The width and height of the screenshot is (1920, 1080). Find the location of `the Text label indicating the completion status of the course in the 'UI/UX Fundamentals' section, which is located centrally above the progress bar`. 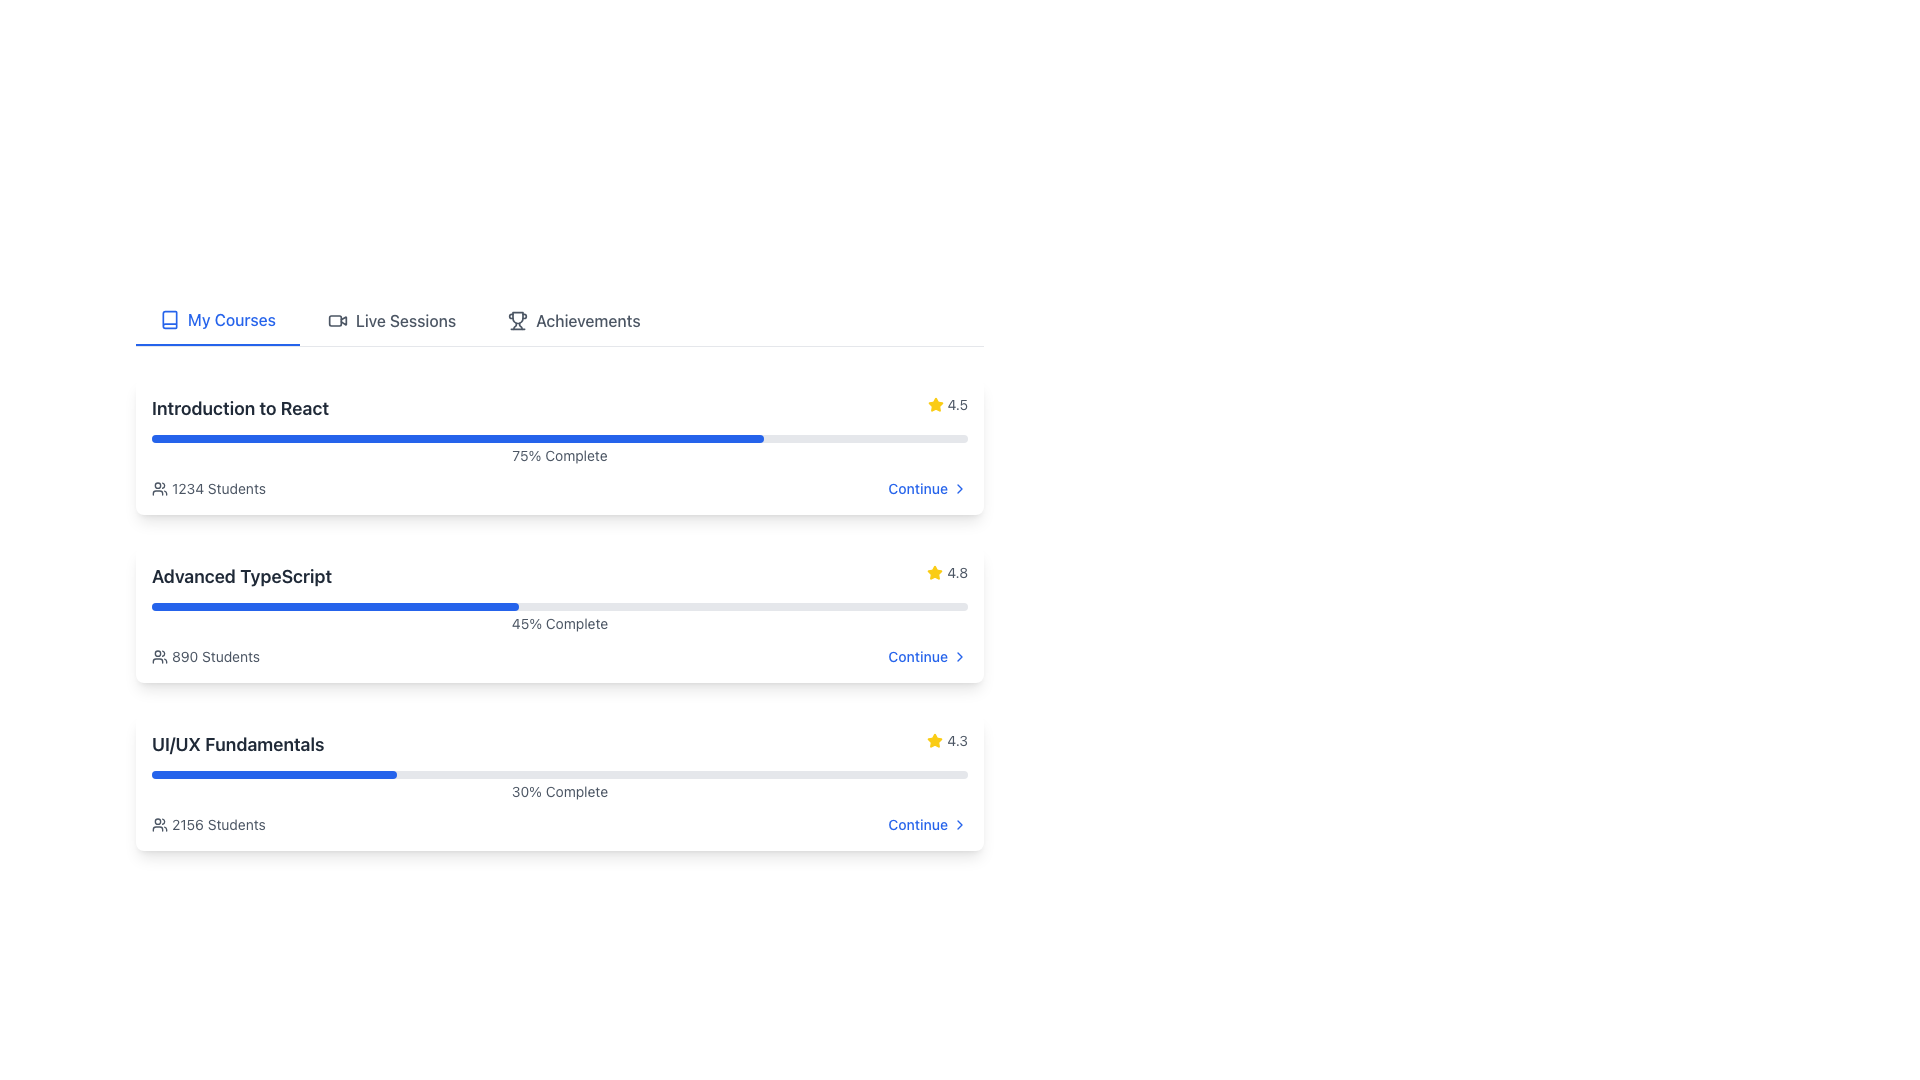

the Text label indicating the completion status of the course in the 'UI/UX Fundamentals' section, which is located centrally above the progress bar is located at coordinates (560, 790).